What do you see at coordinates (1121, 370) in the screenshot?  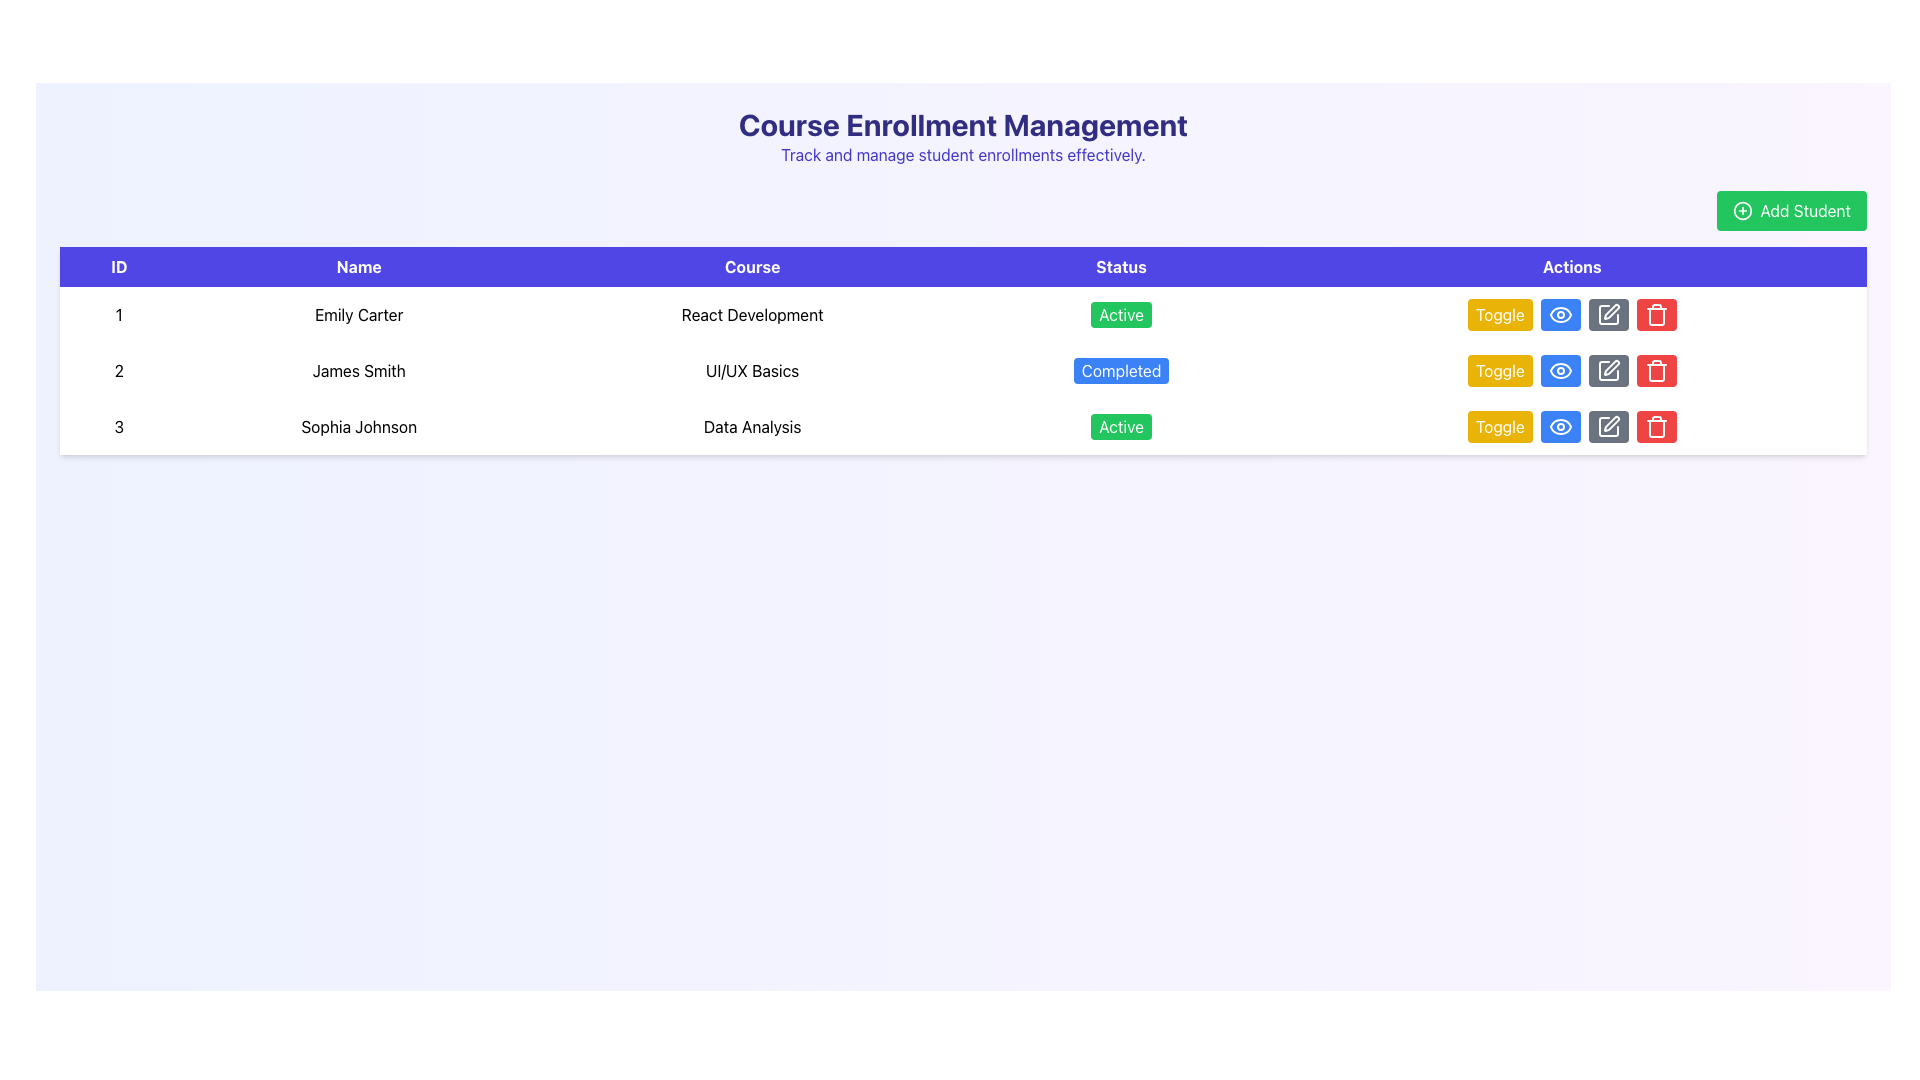 I see `the 'Completed' status button in the 'Status' column of the course 'UI/UX Basics' which has a blue background and white text` at bounding box center [1121, 370].